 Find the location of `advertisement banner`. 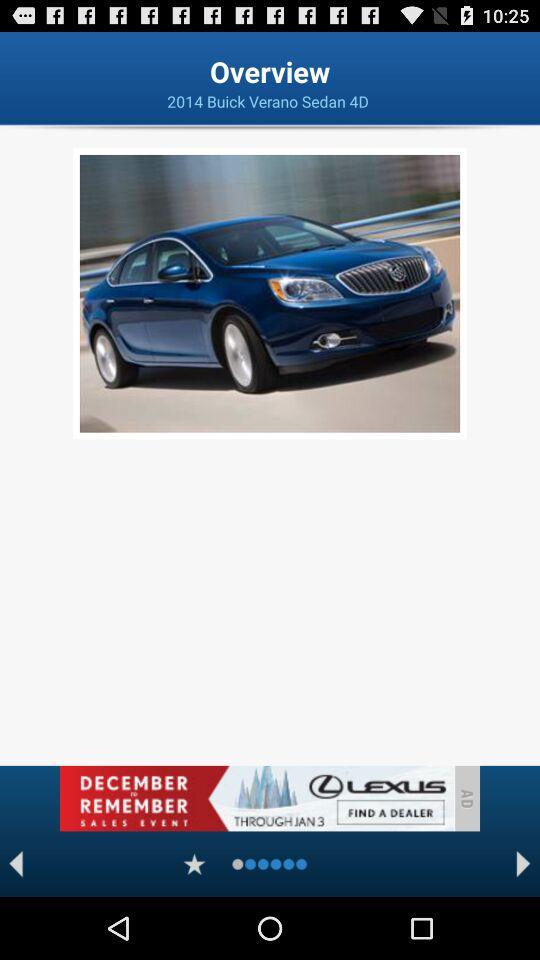

advertisement banner is located at coordinates (256, 798).